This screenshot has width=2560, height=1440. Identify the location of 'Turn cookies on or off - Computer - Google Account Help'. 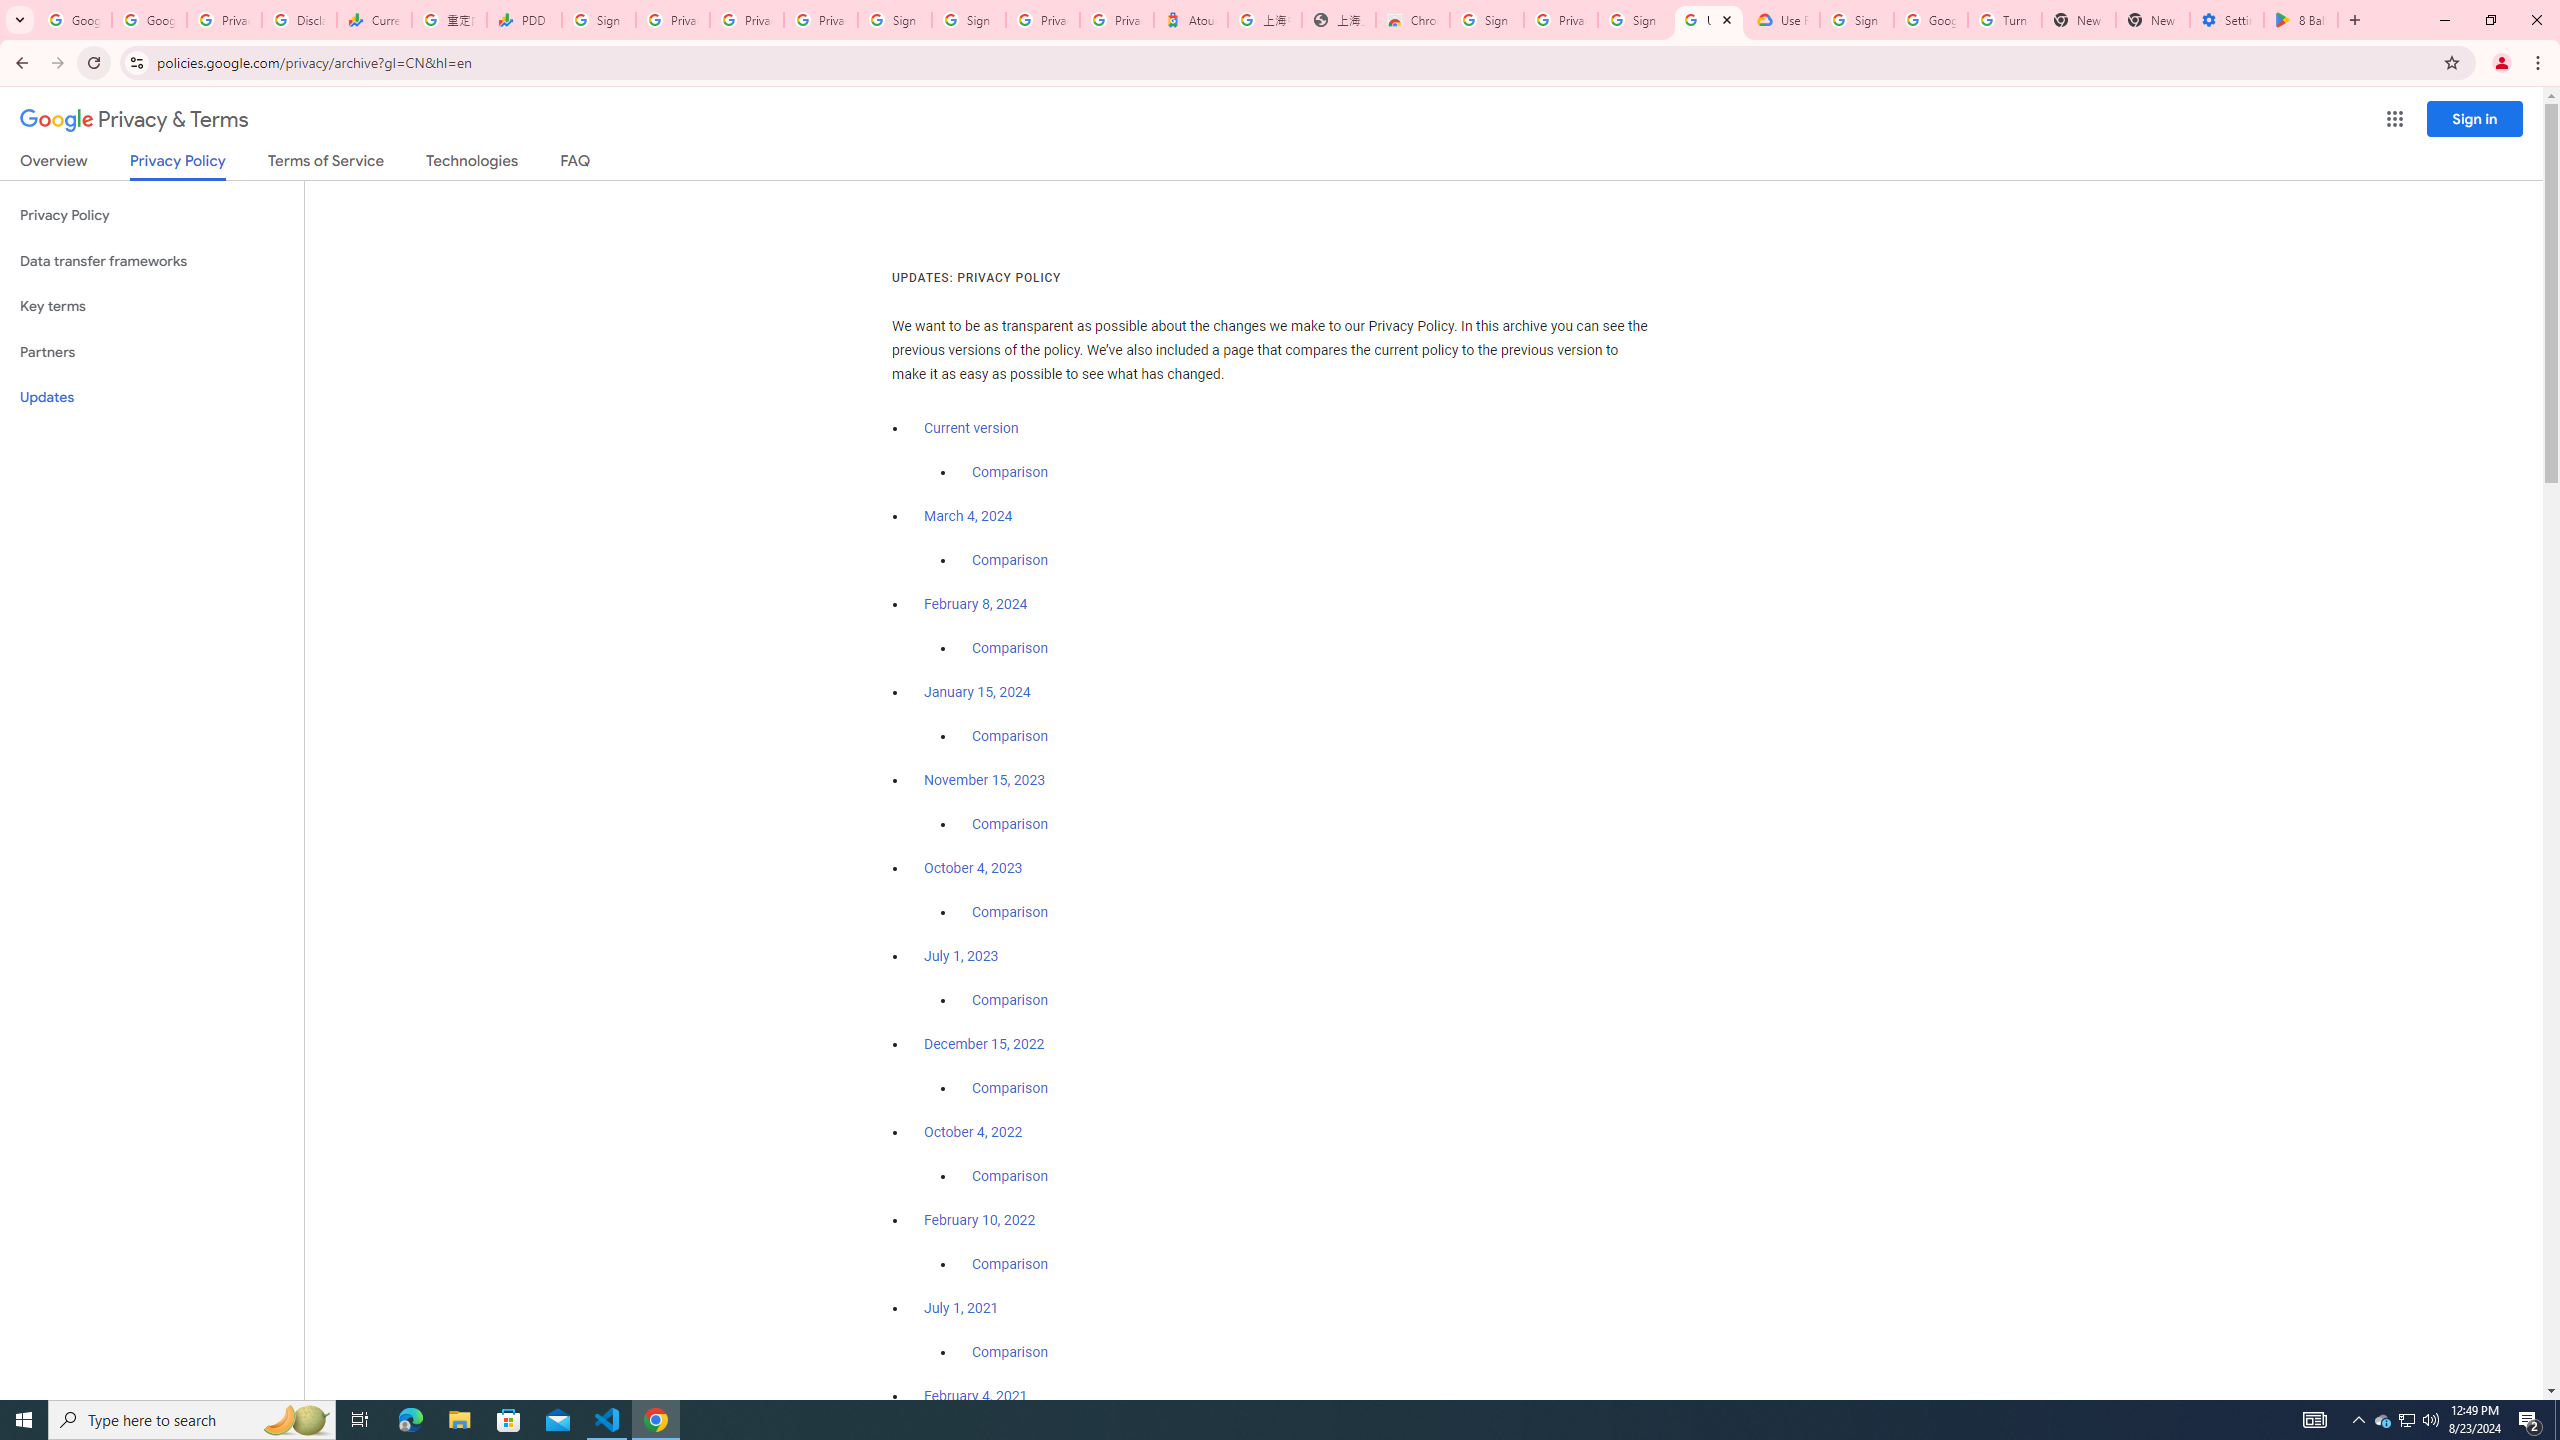
(2003, 19).